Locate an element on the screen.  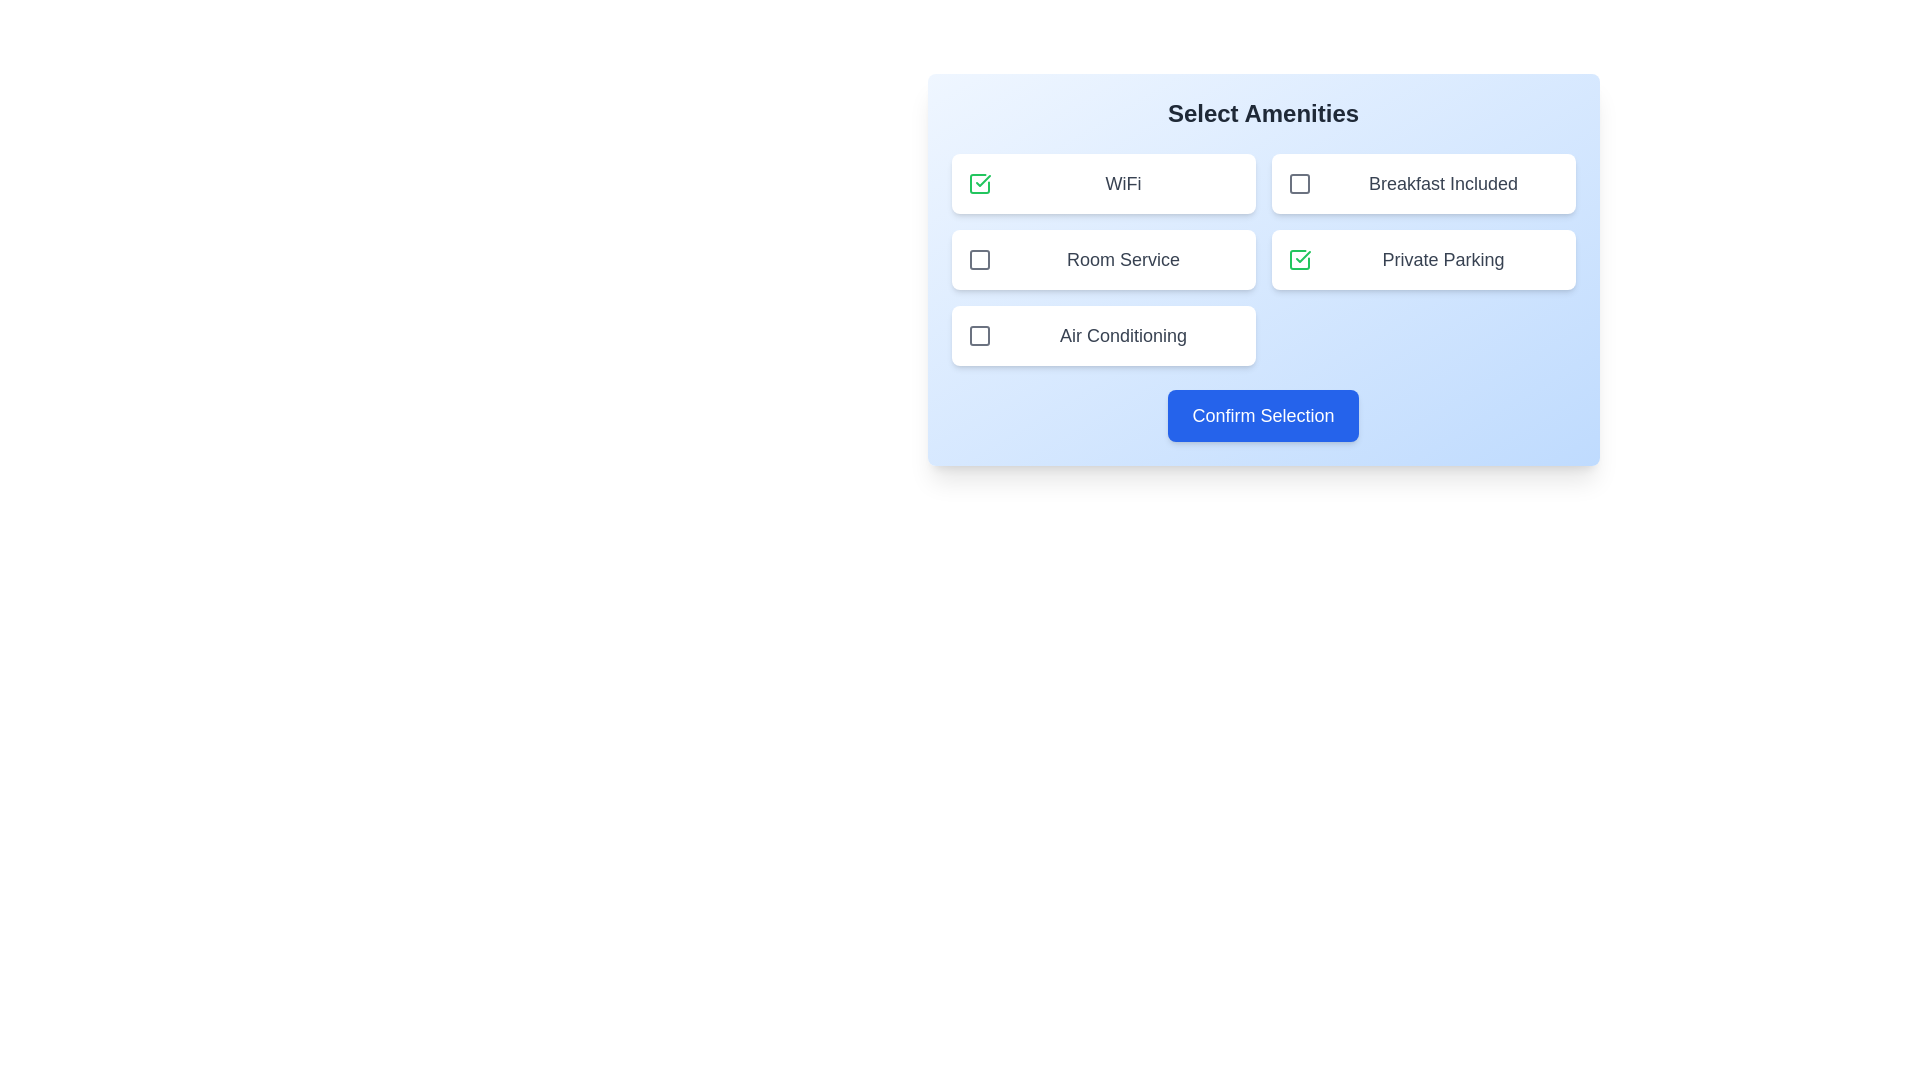
the checkbox for the 'Room Service' option is located at coordinates (979, 258).